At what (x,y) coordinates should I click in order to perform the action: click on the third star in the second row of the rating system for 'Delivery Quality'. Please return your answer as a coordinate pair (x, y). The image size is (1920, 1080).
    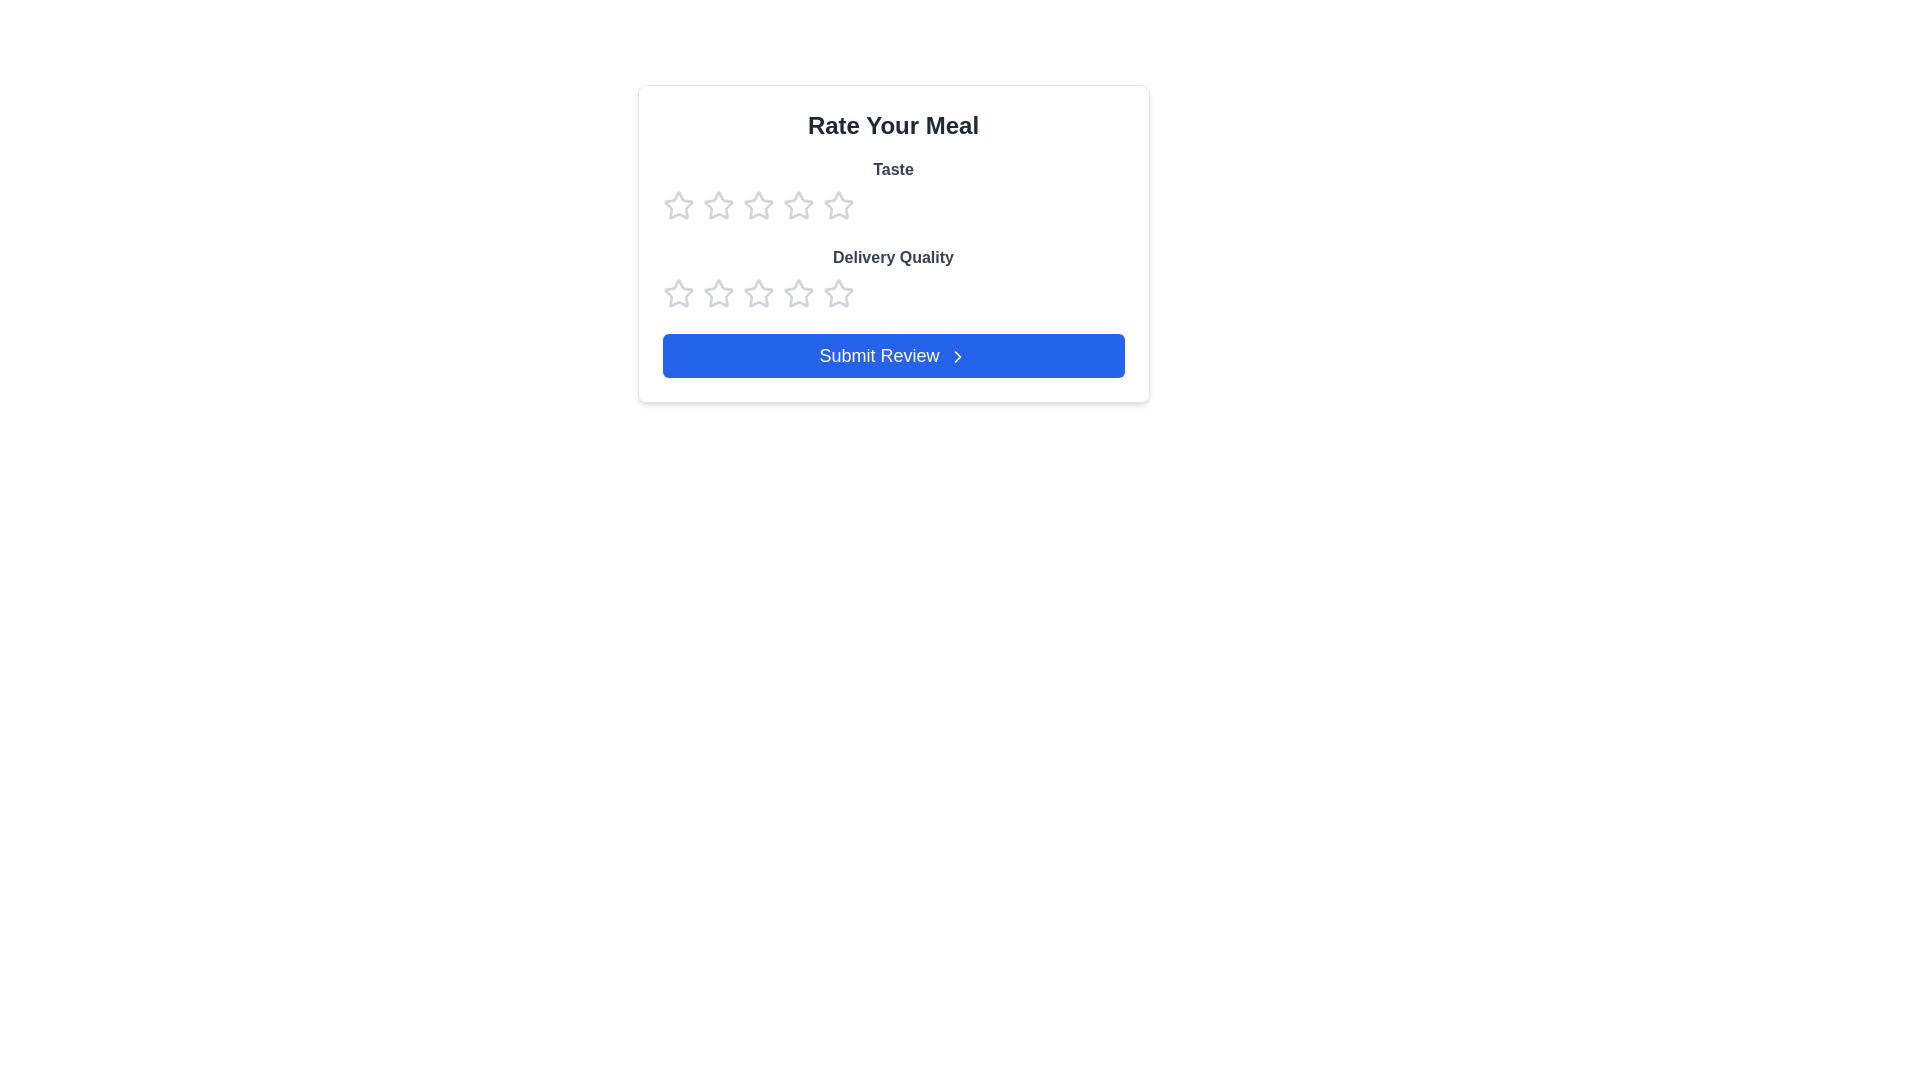
    Looking at the image, I should click on (838, 293).